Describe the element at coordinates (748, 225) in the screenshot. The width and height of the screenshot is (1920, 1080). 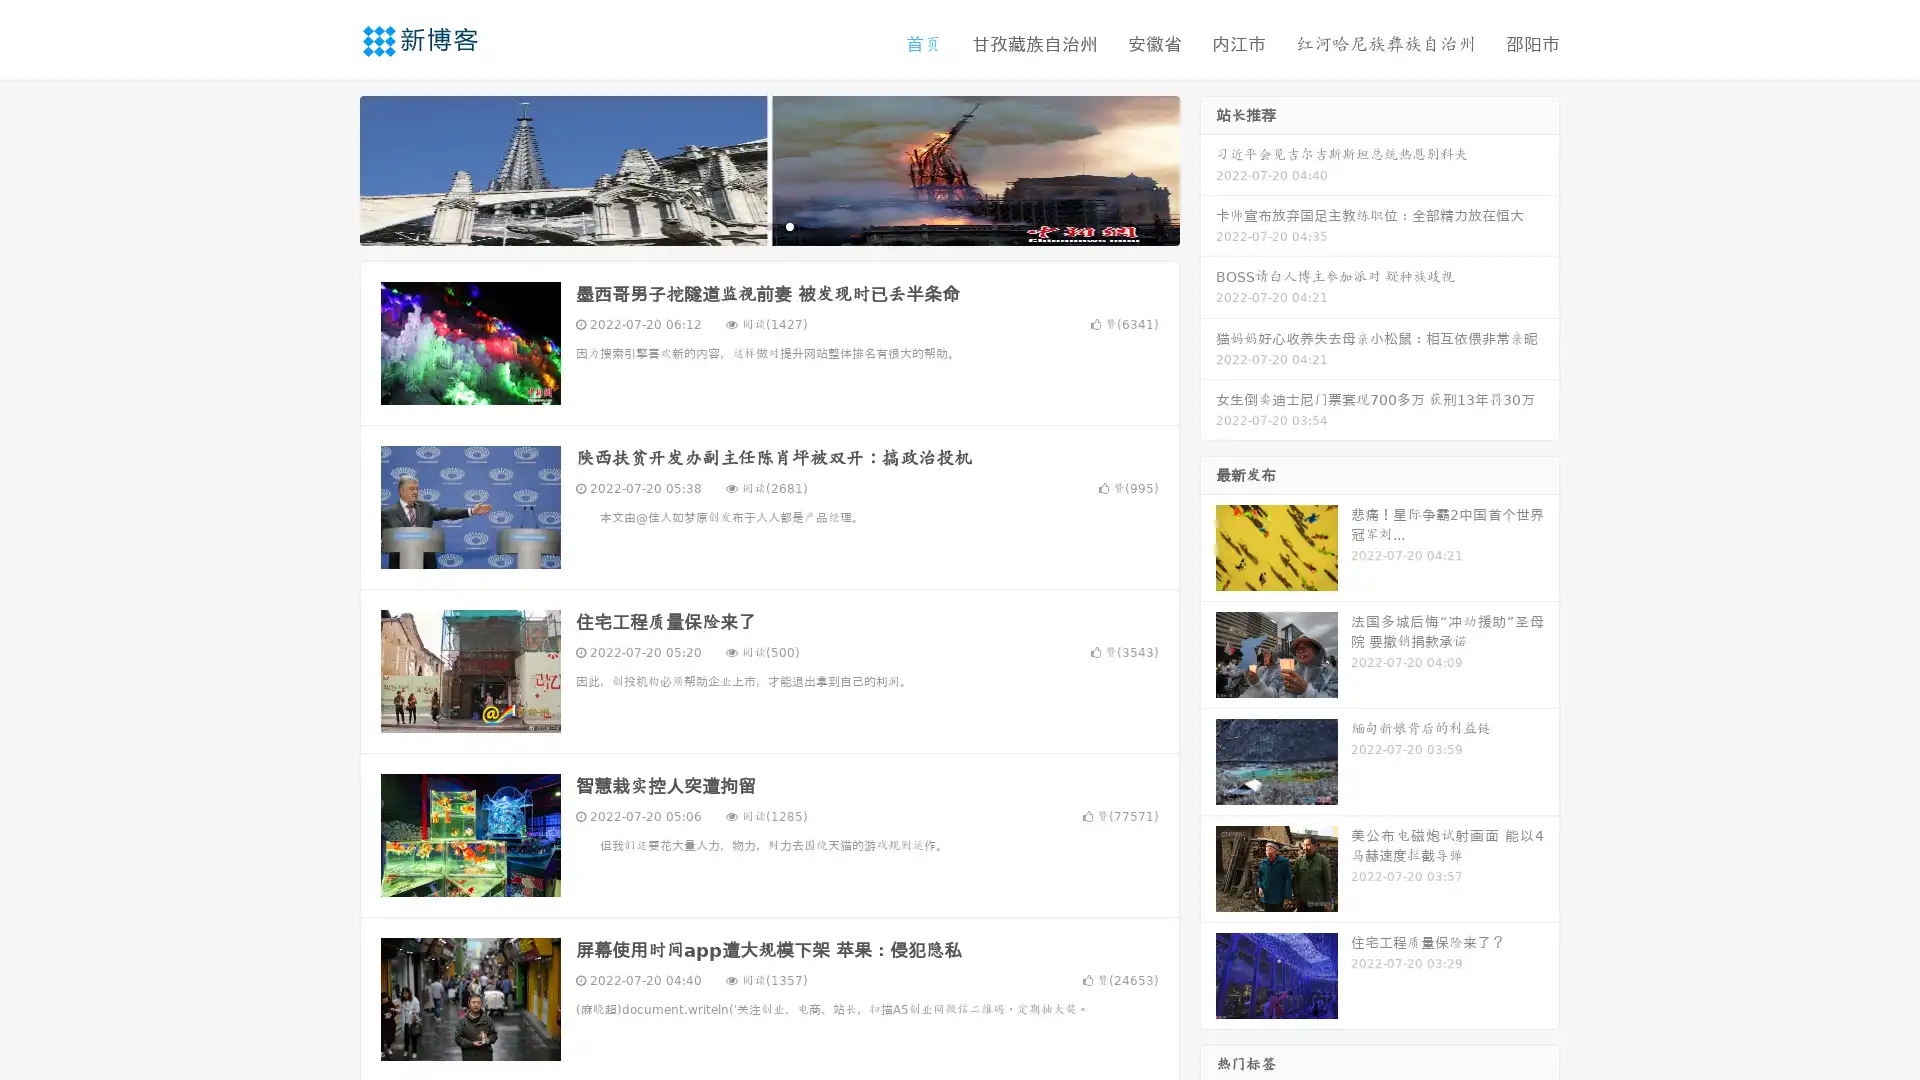
I see `Go to slide 1` at that location.